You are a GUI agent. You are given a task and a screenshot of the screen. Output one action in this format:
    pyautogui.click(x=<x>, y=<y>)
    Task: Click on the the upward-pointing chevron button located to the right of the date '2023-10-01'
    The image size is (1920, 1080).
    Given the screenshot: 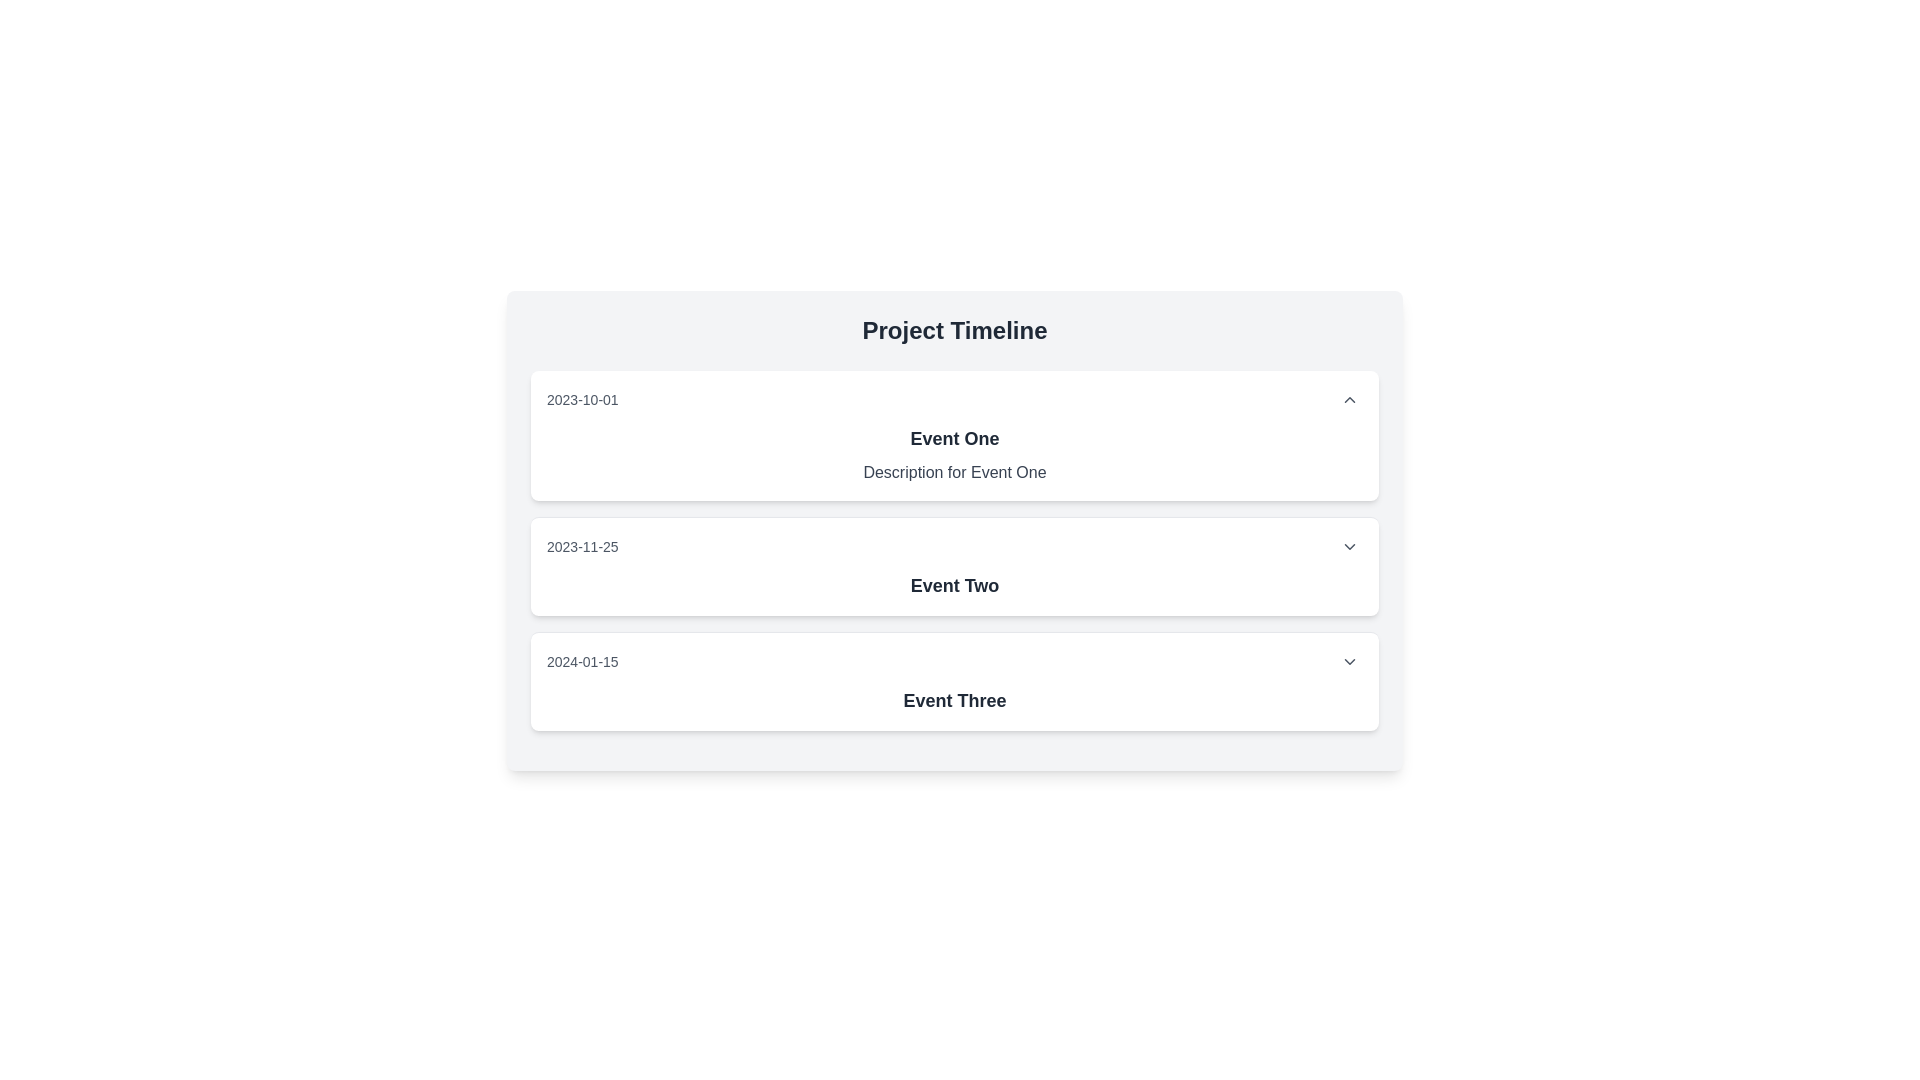 What is the action you would take?
    pyautogui.click(x=1349, y=400)
    